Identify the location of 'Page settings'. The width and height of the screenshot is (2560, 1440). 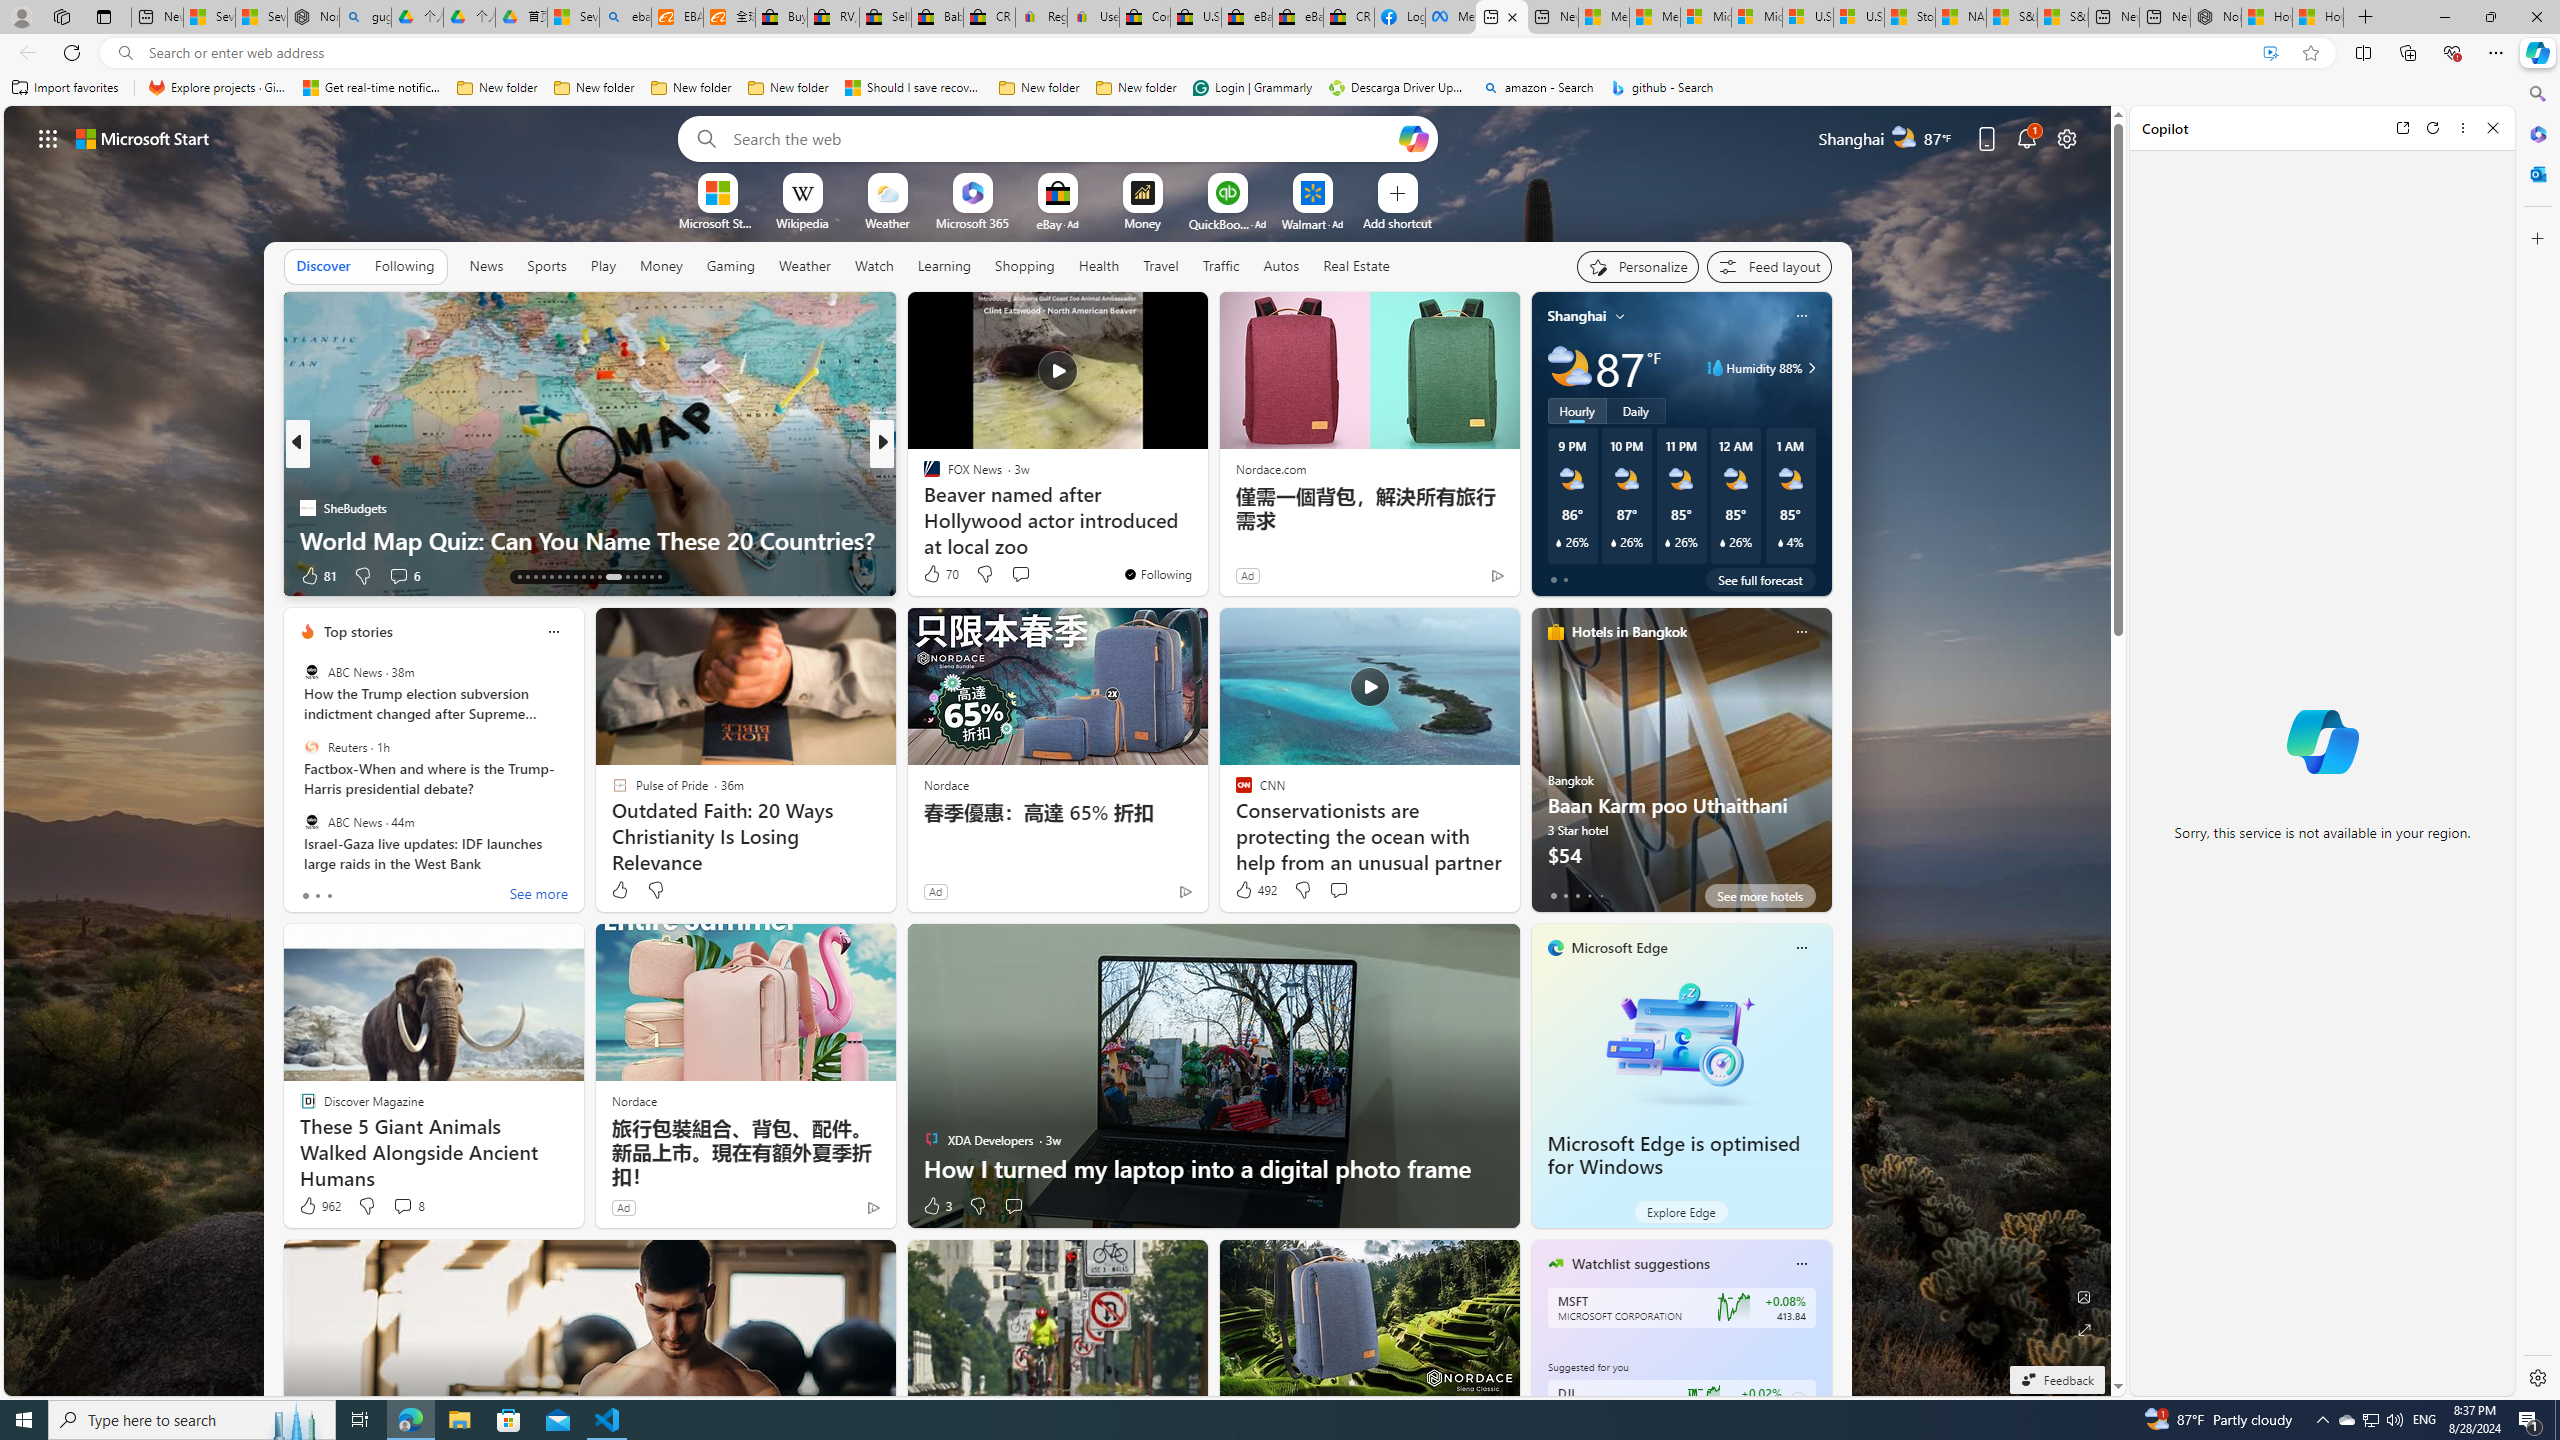
(2066, 137).